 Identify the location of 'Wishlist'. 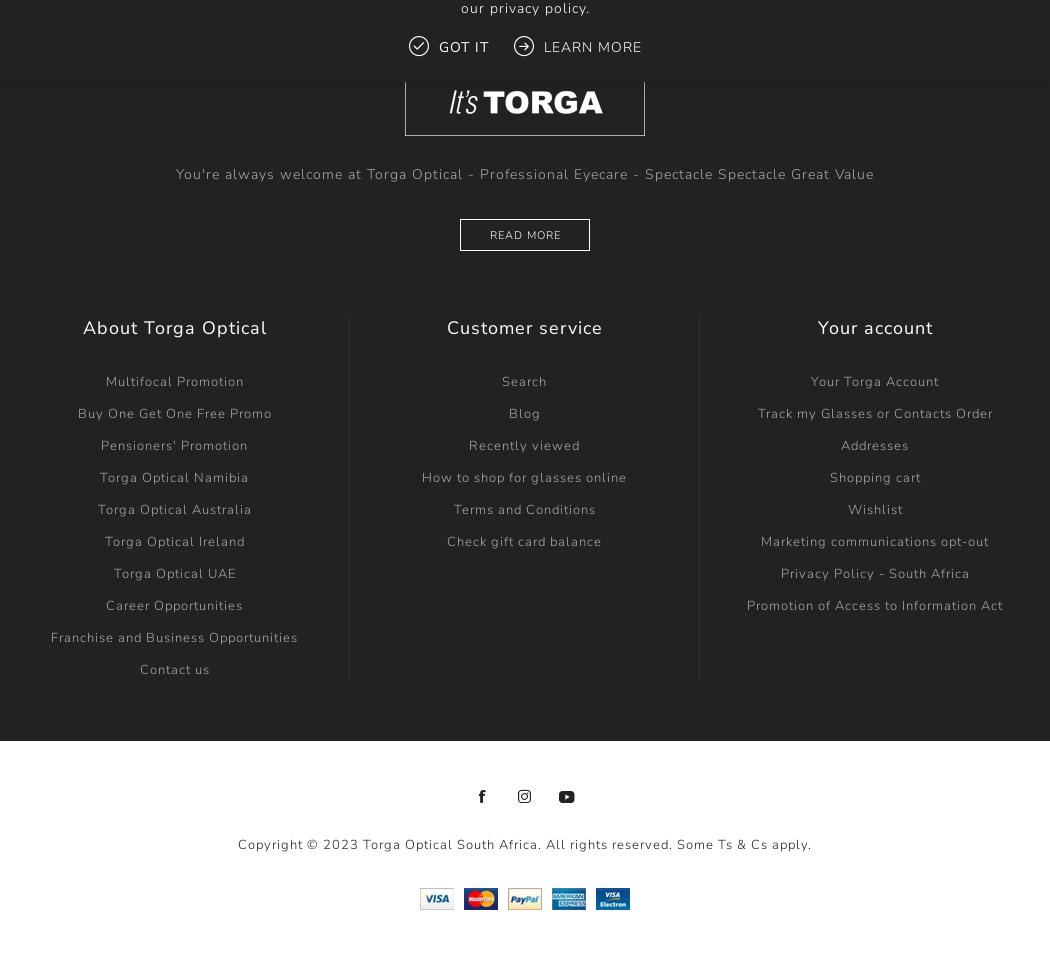
(873, 509).